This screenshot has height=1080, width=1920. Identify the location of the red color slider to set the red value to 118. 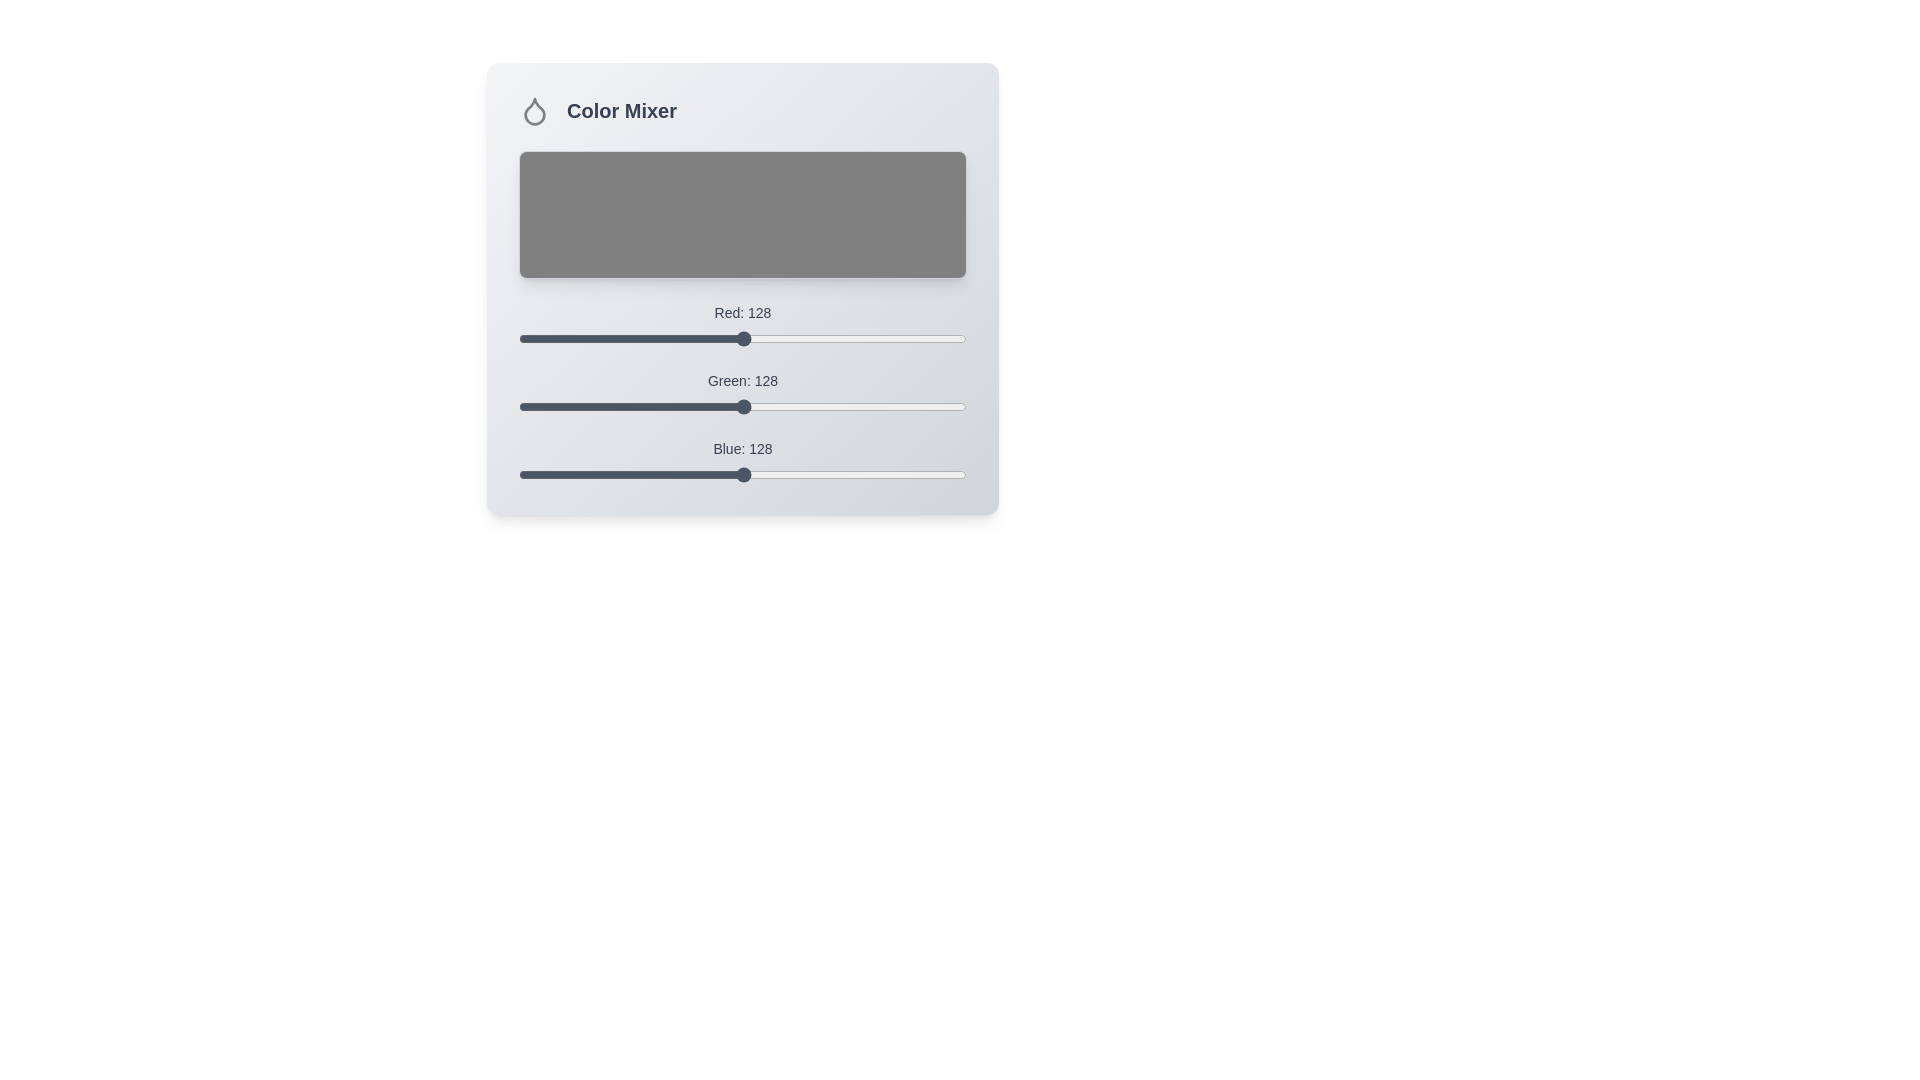
(725, 338).